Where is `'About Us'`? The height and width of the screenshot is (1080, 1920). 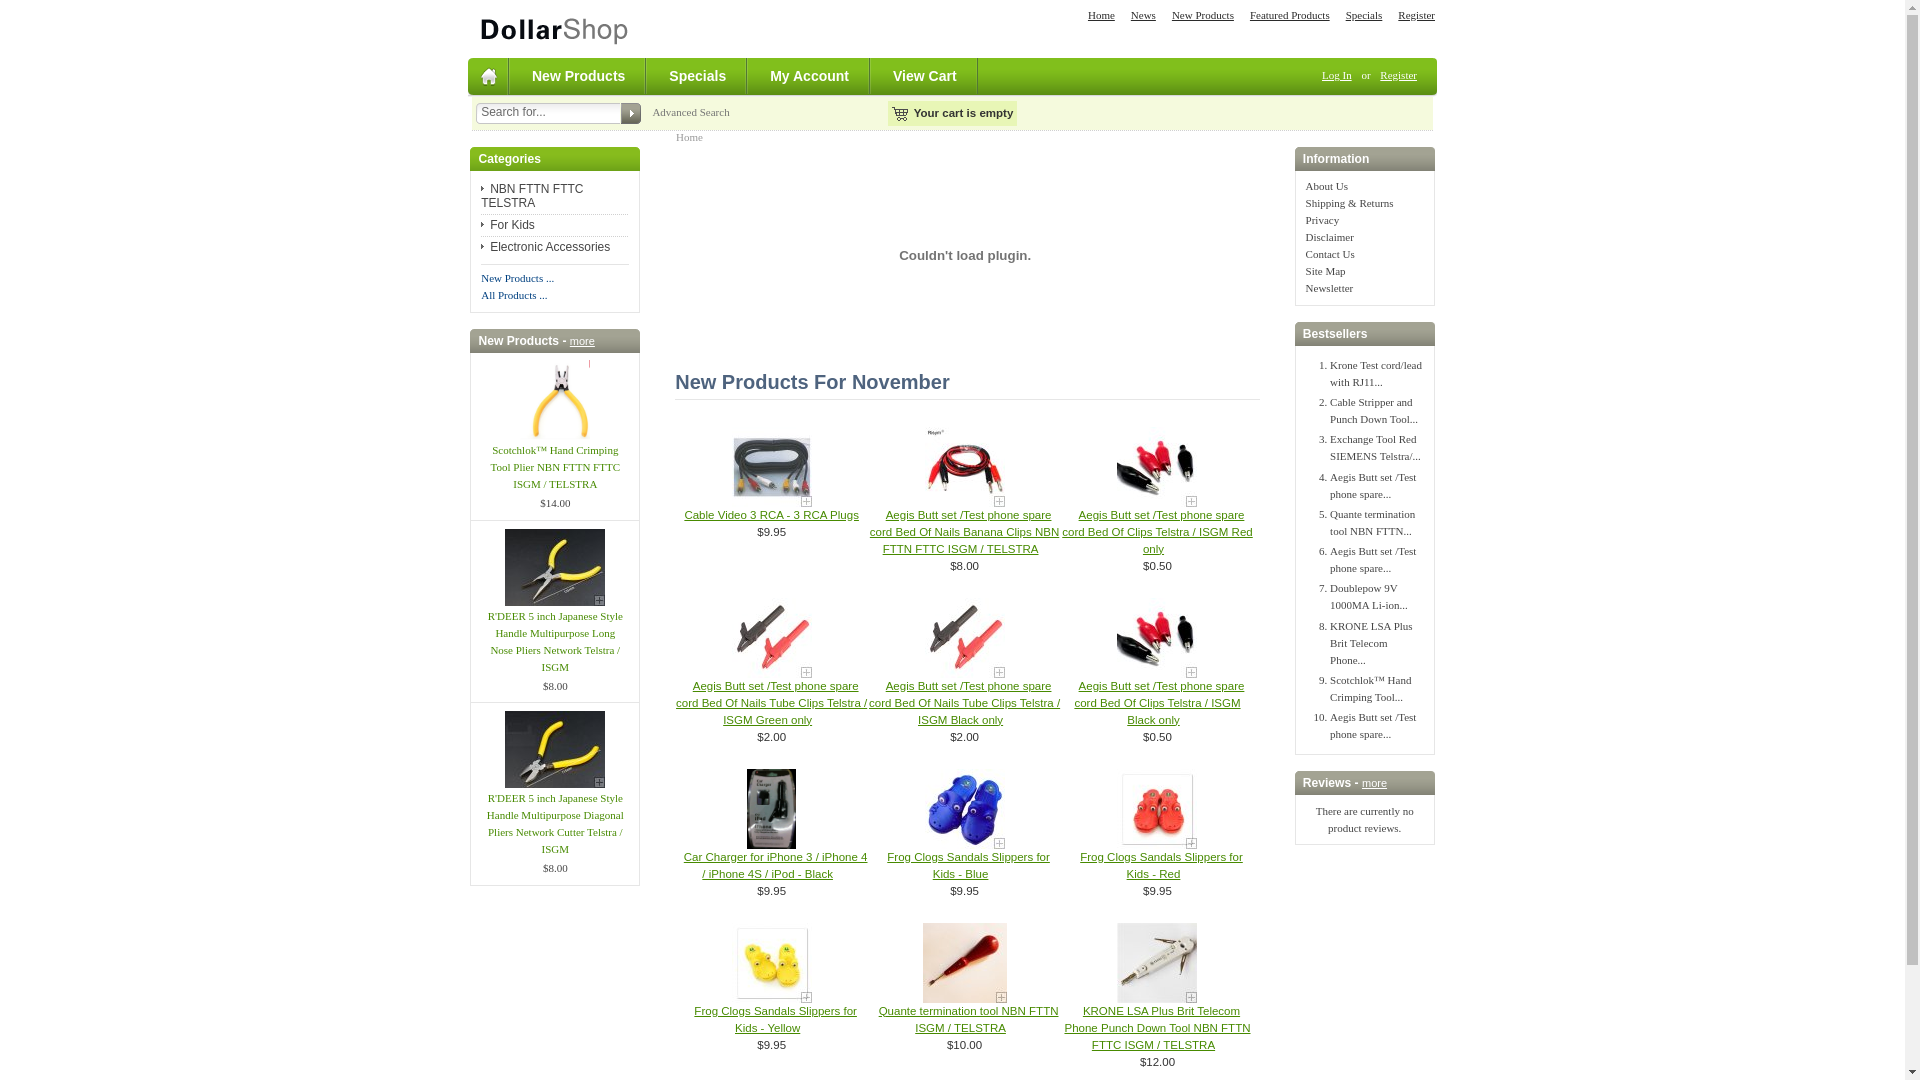
'About Us' is located at coordinates (1326, 185).